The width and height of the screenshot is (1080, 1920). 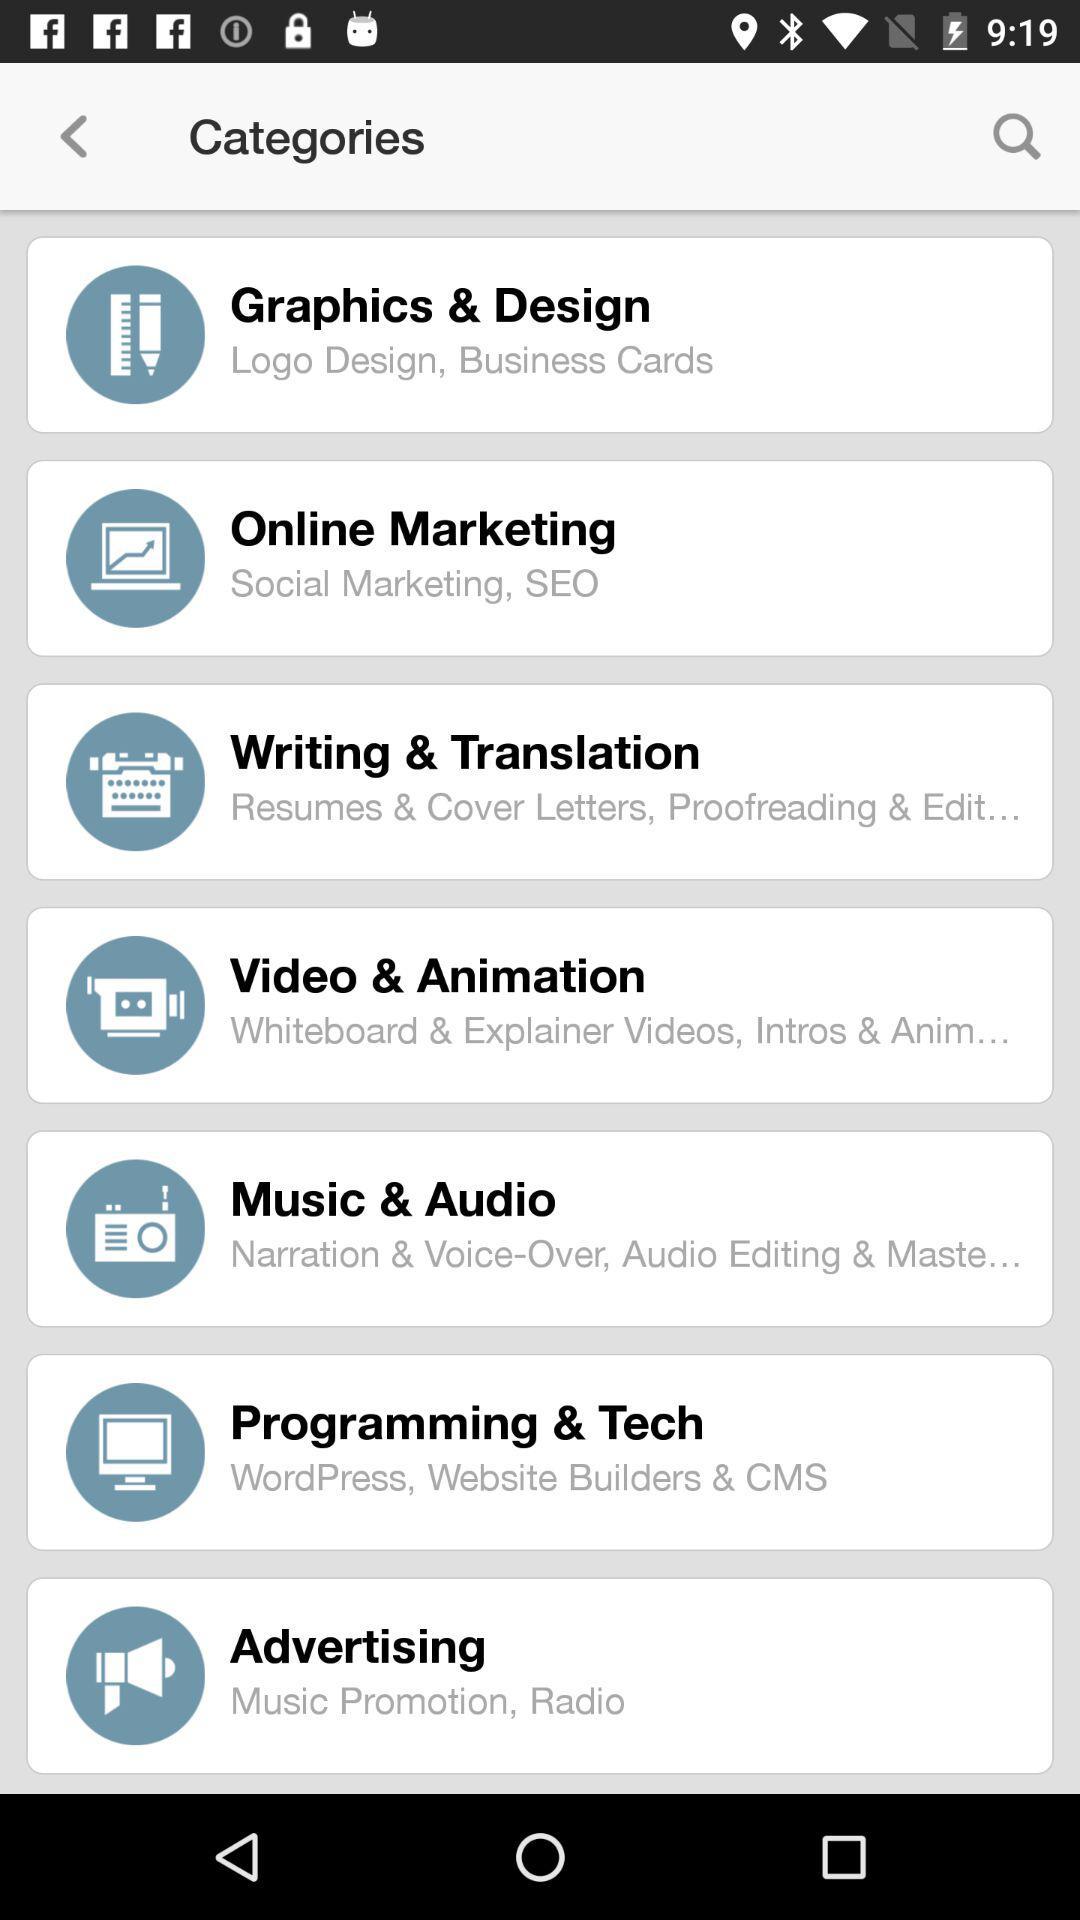 I want to click on item next to categories icon, so click(x=72, y=135).